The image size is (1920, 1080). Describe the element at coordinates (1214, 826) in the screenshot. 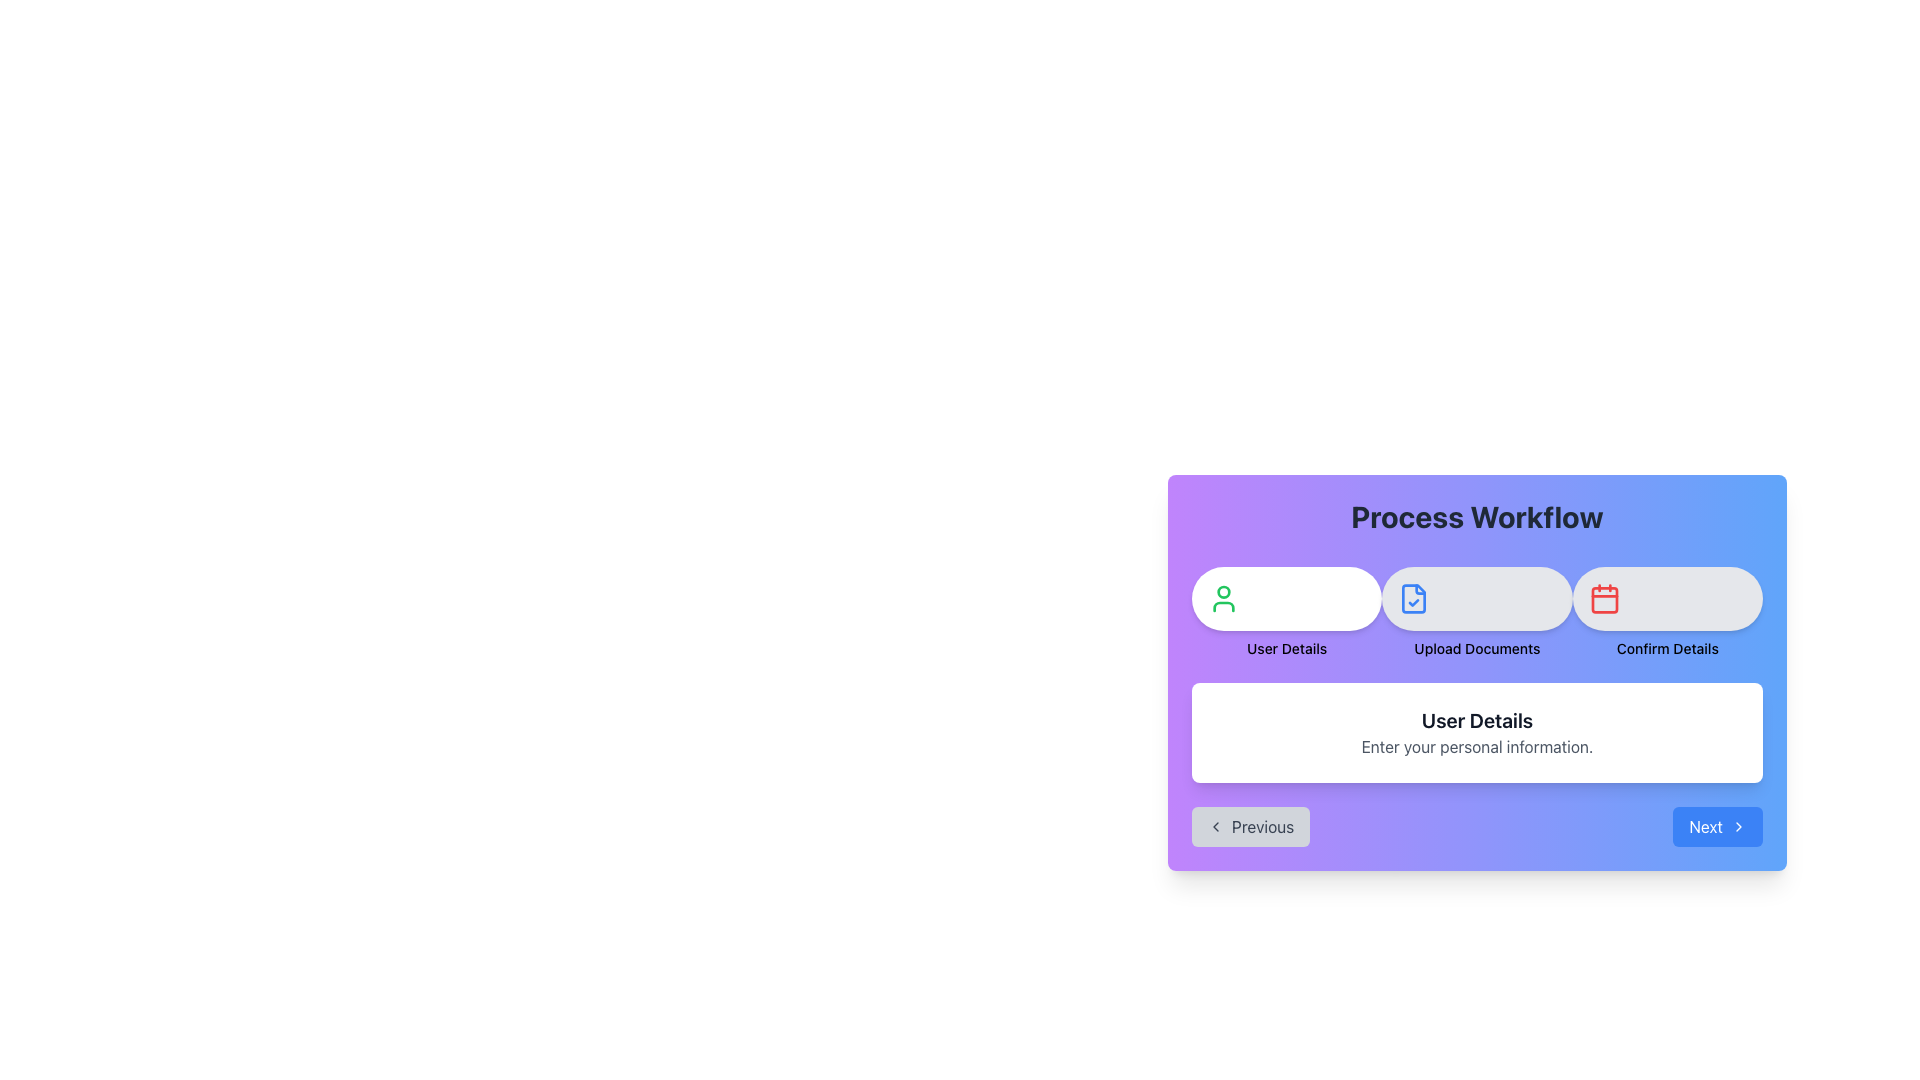

I see `the 'Previous' icon, which represents navigation to the previous step in the workflow, located at the bottom left section of the interface` at that location.